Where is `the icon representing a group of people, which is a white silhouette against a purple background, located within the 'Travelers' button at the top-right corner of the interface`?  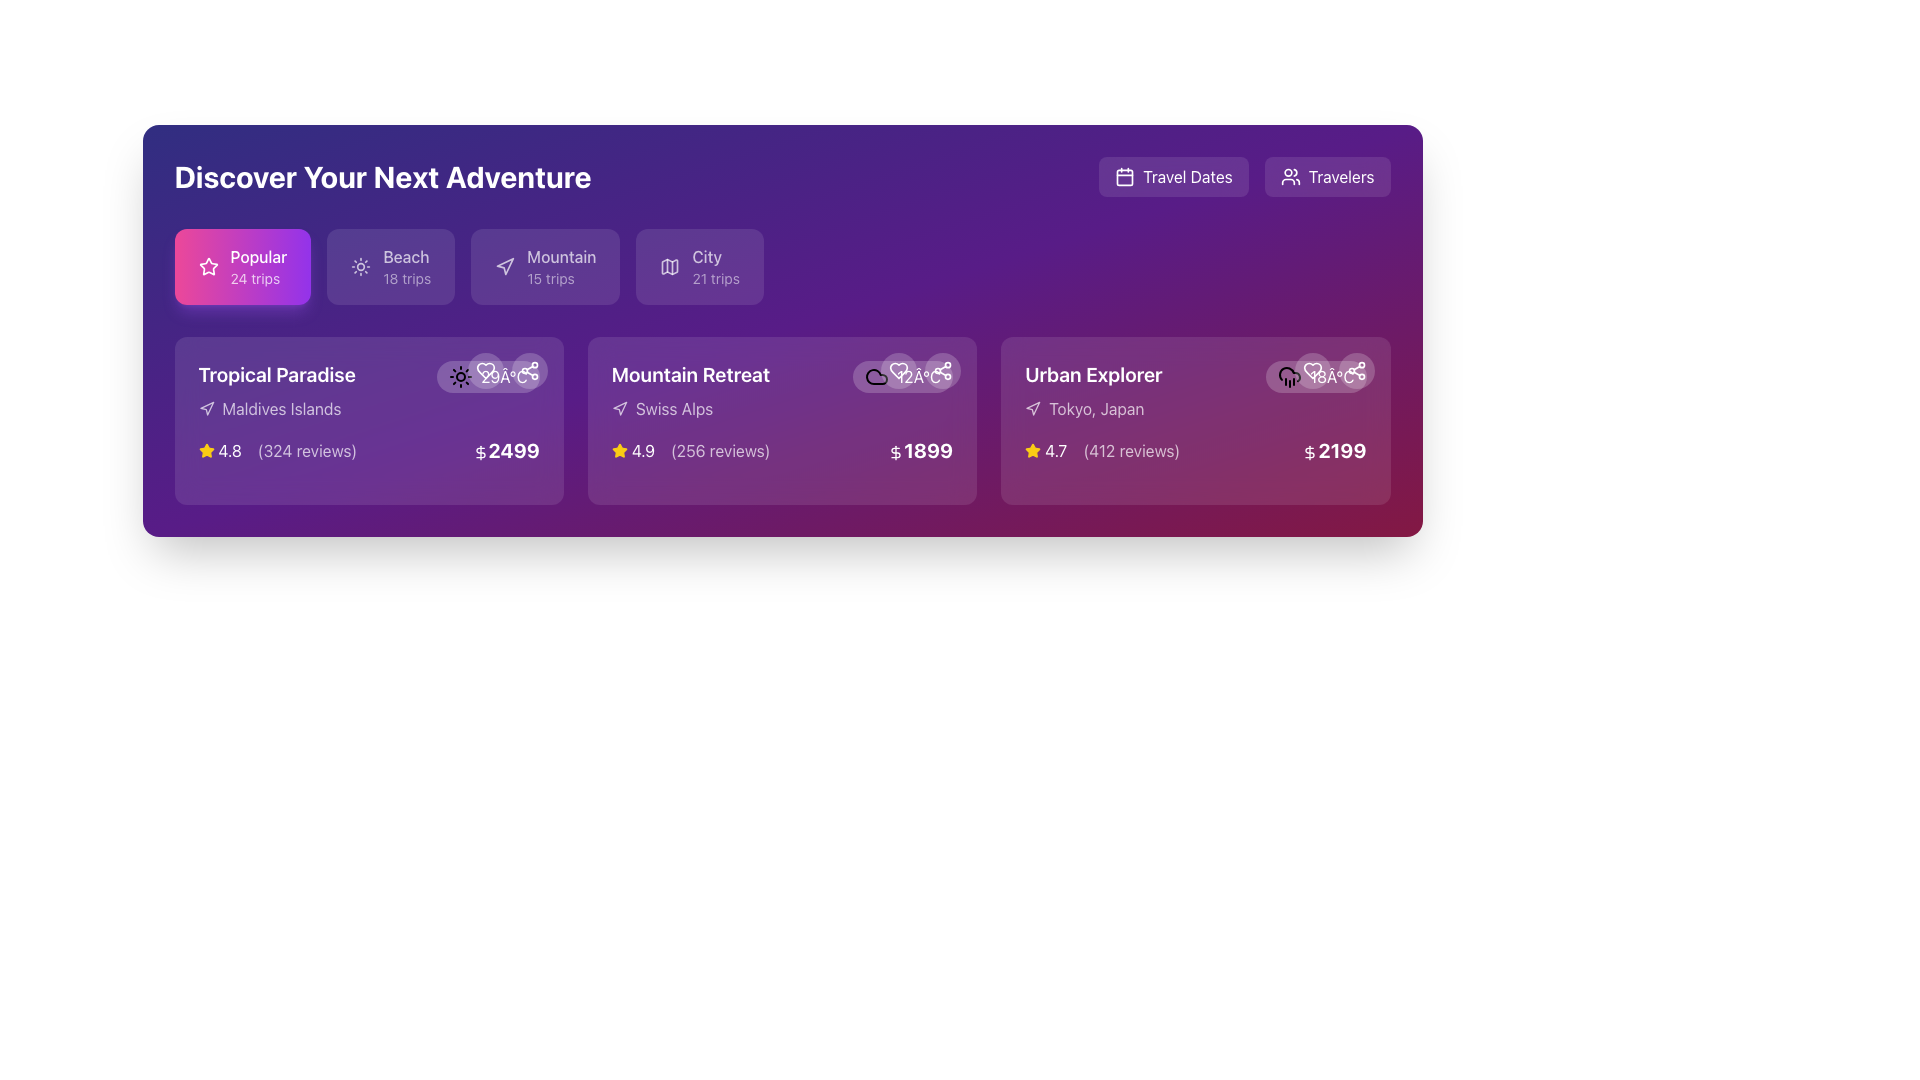
the icon representing a group of people, which is a white silhouette against a purple background, located within the 'Travelers' button at the top-right corner of the interface is located at coordinates (1290, 176).